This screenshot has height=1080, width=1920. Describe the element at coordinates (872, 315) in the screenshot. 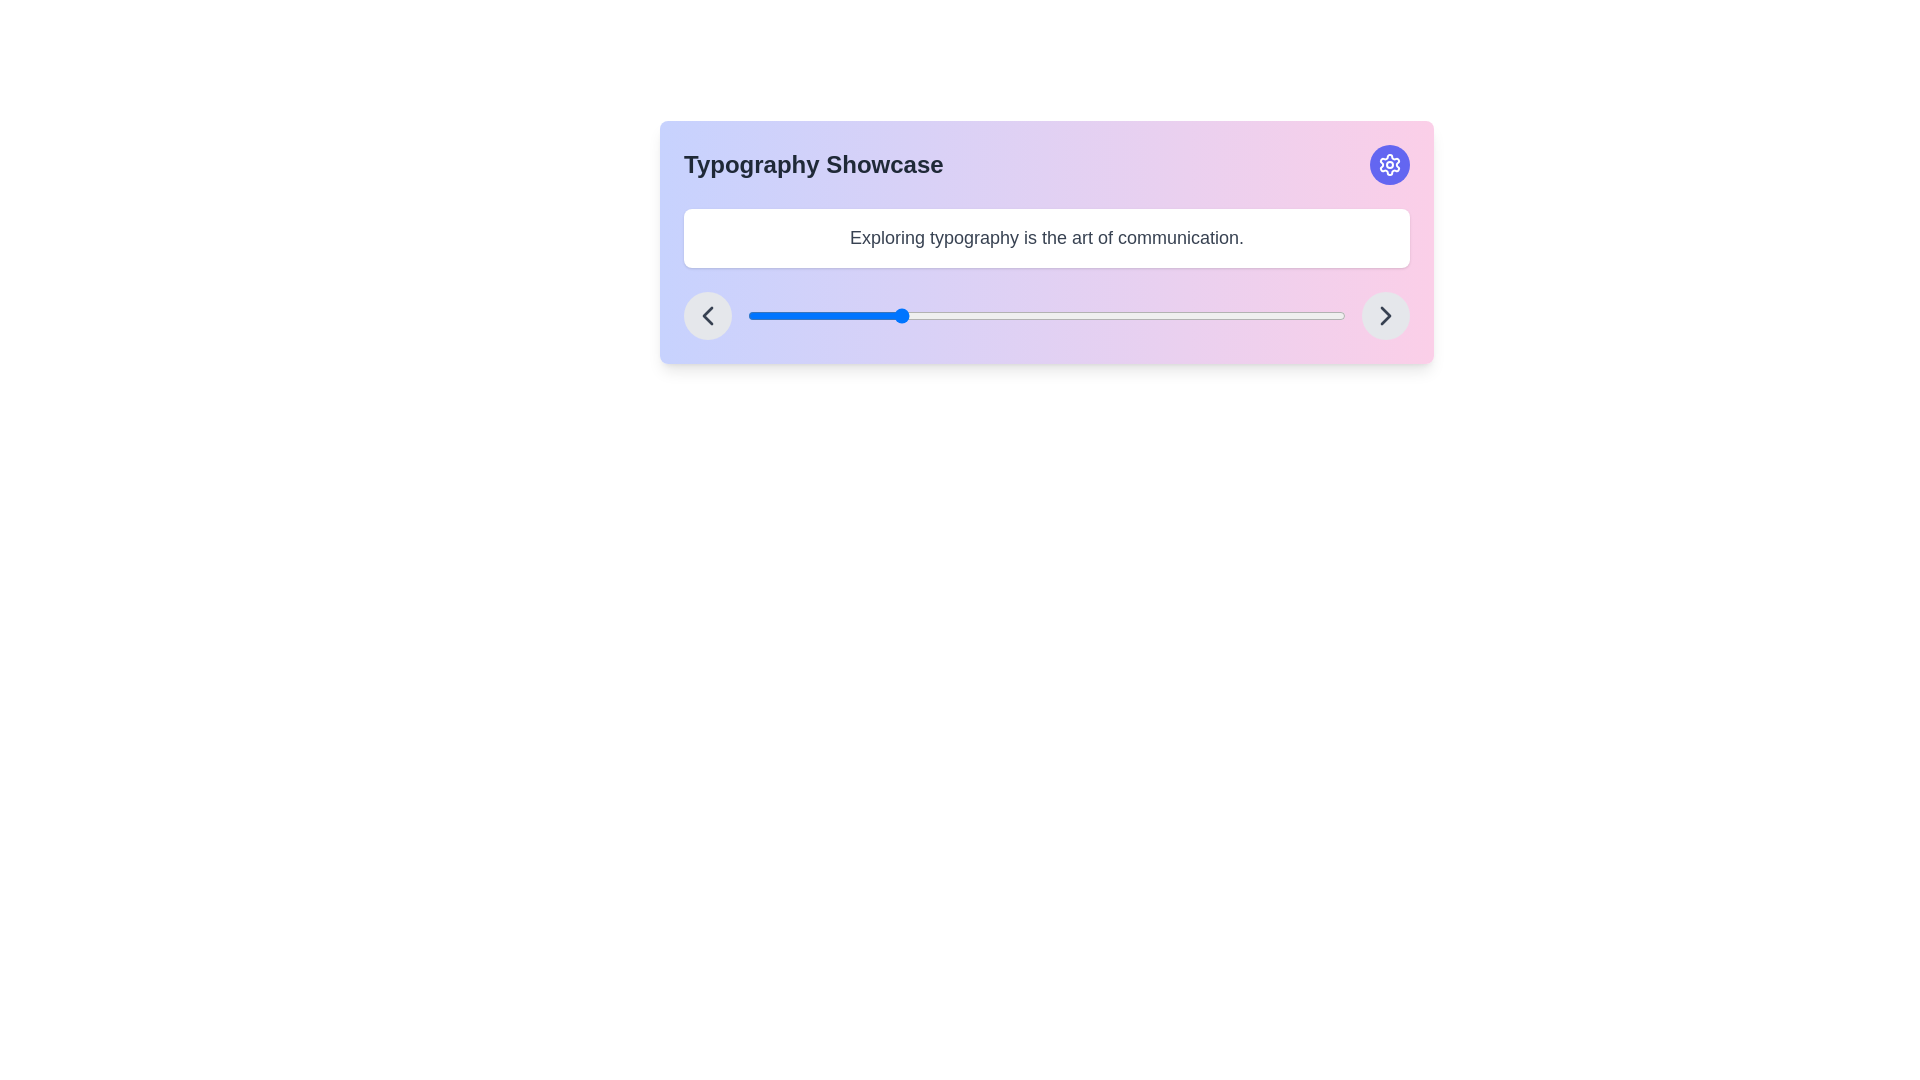

I see `the slider` at that location.